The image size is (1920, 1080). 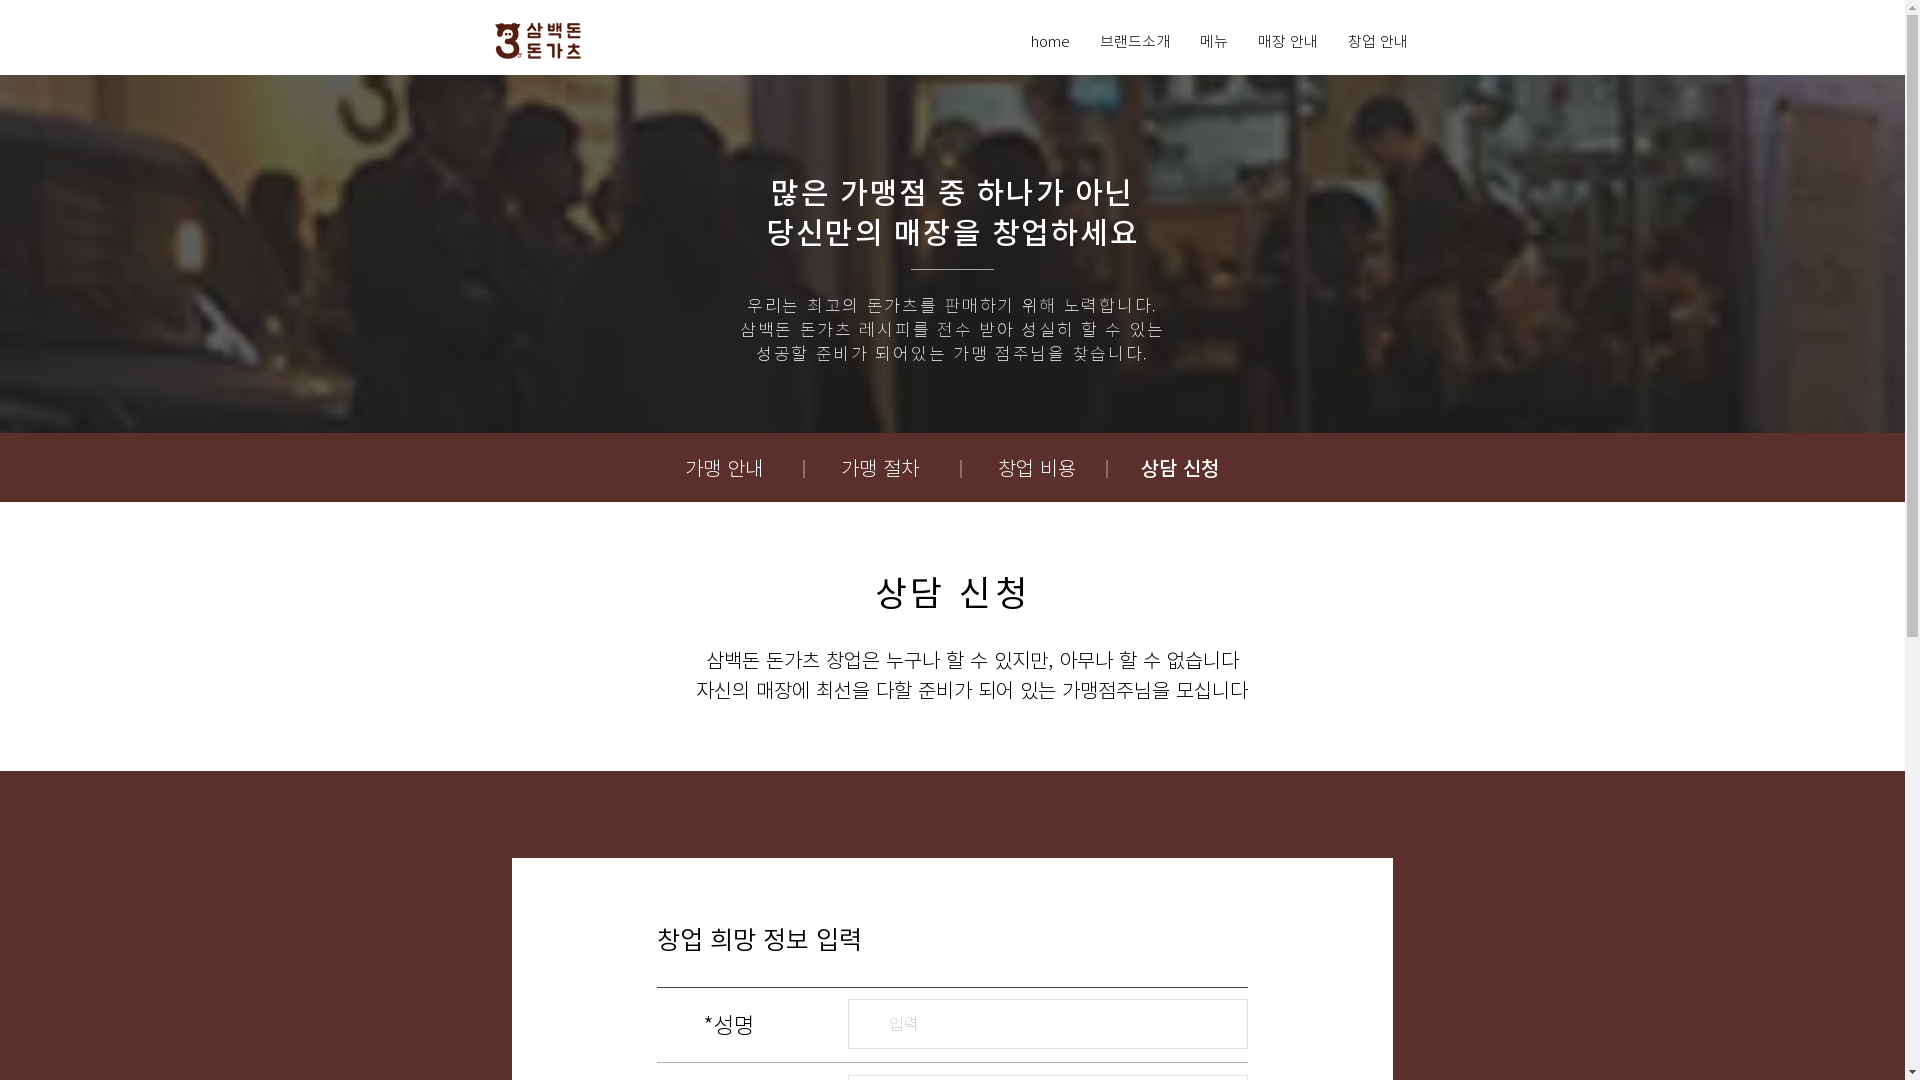 What do you see at coordinates (1049, 42) in the screenshot?
I see `'home'` at bounding box center [1049, 42].